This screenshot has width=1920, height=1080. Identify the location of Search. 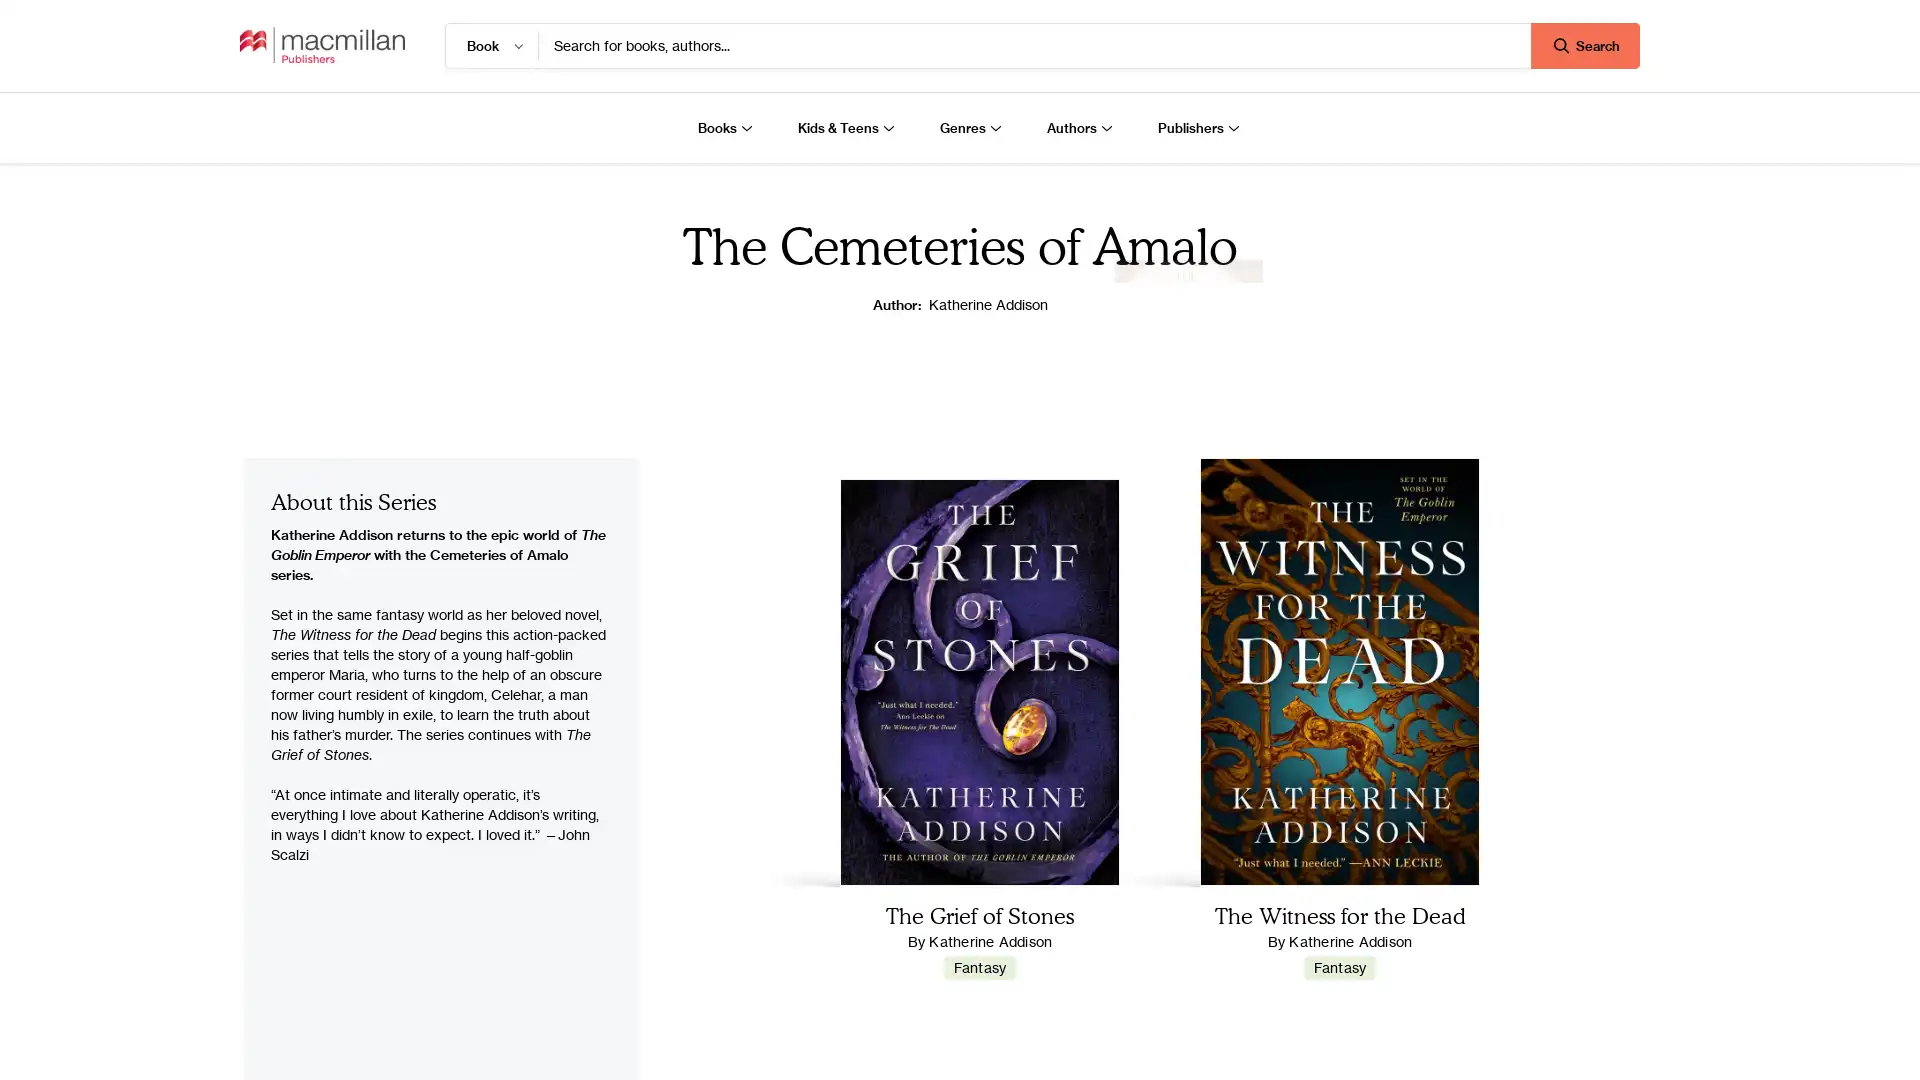
(1584, 45).